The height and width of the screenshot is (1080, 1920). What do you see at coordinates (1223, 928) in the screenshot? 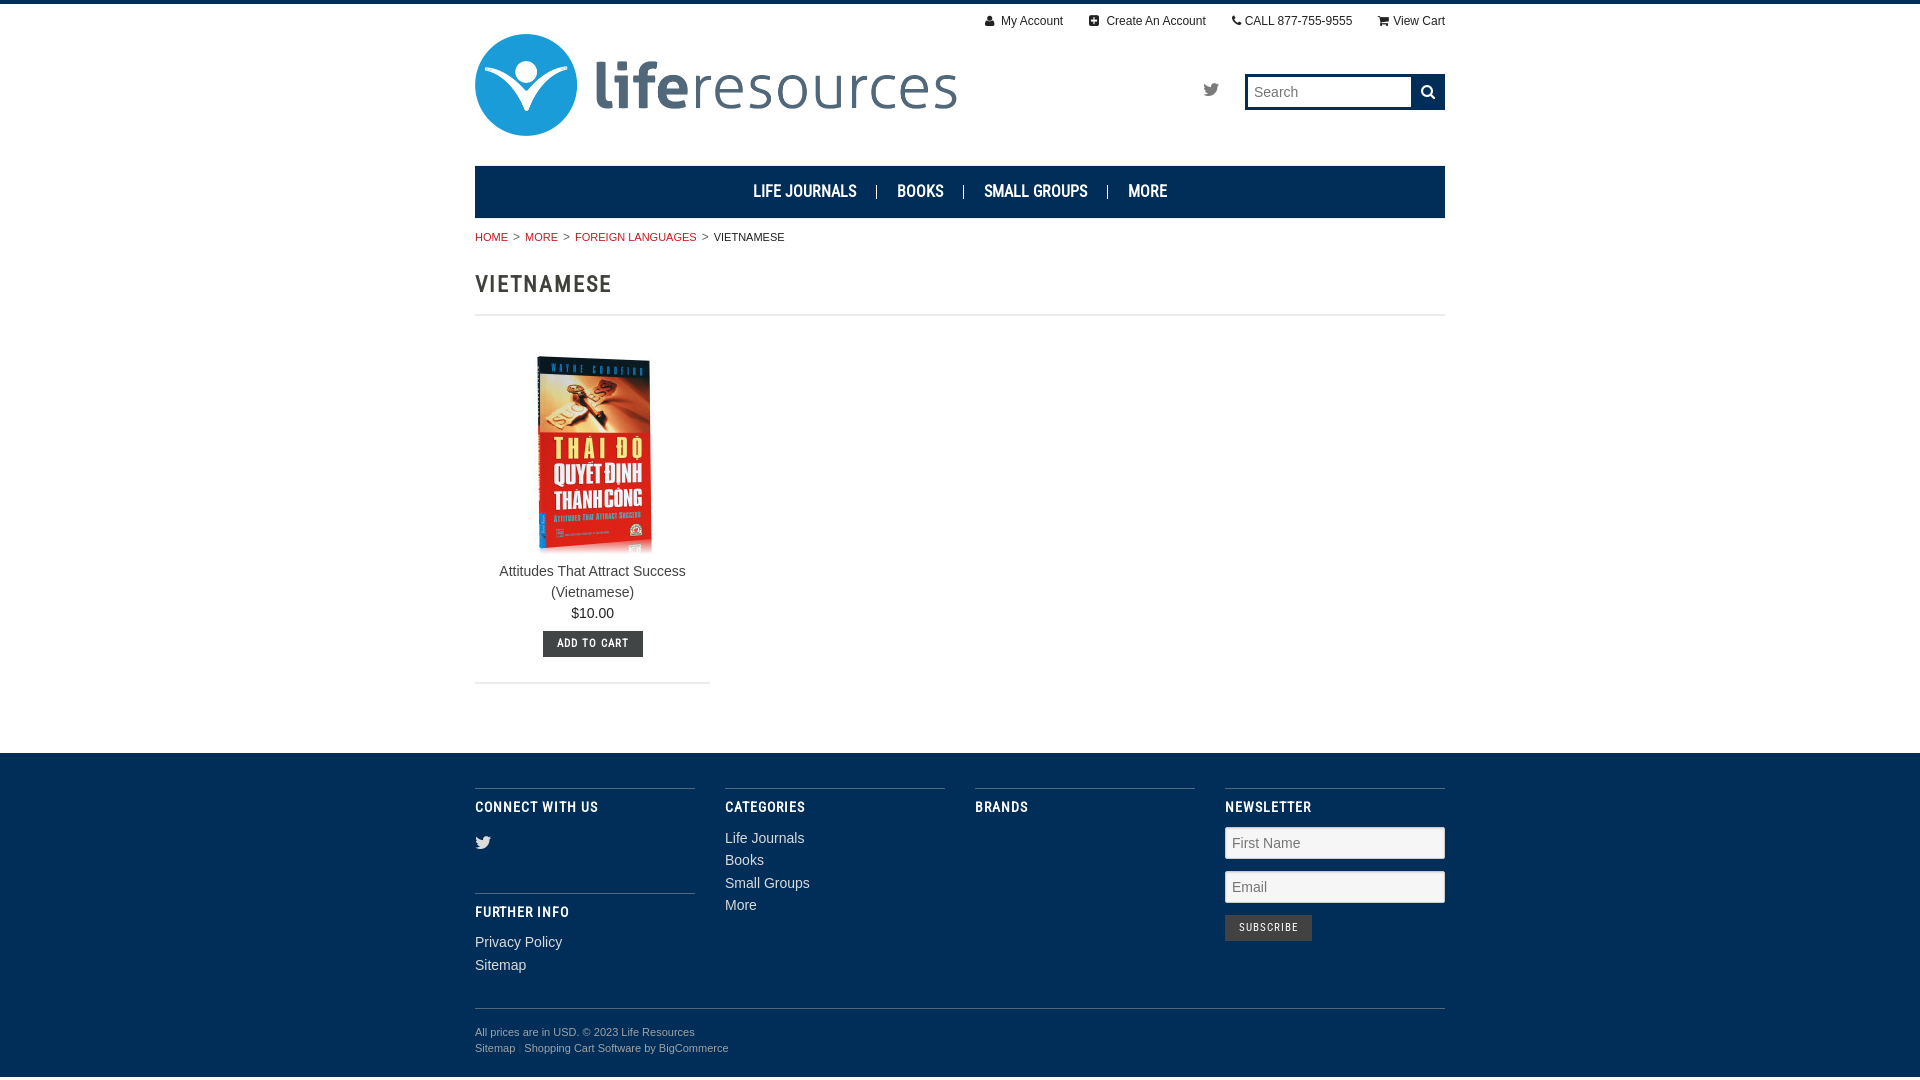
I see `'Subscribe'` at bounding box center [1223, 928].